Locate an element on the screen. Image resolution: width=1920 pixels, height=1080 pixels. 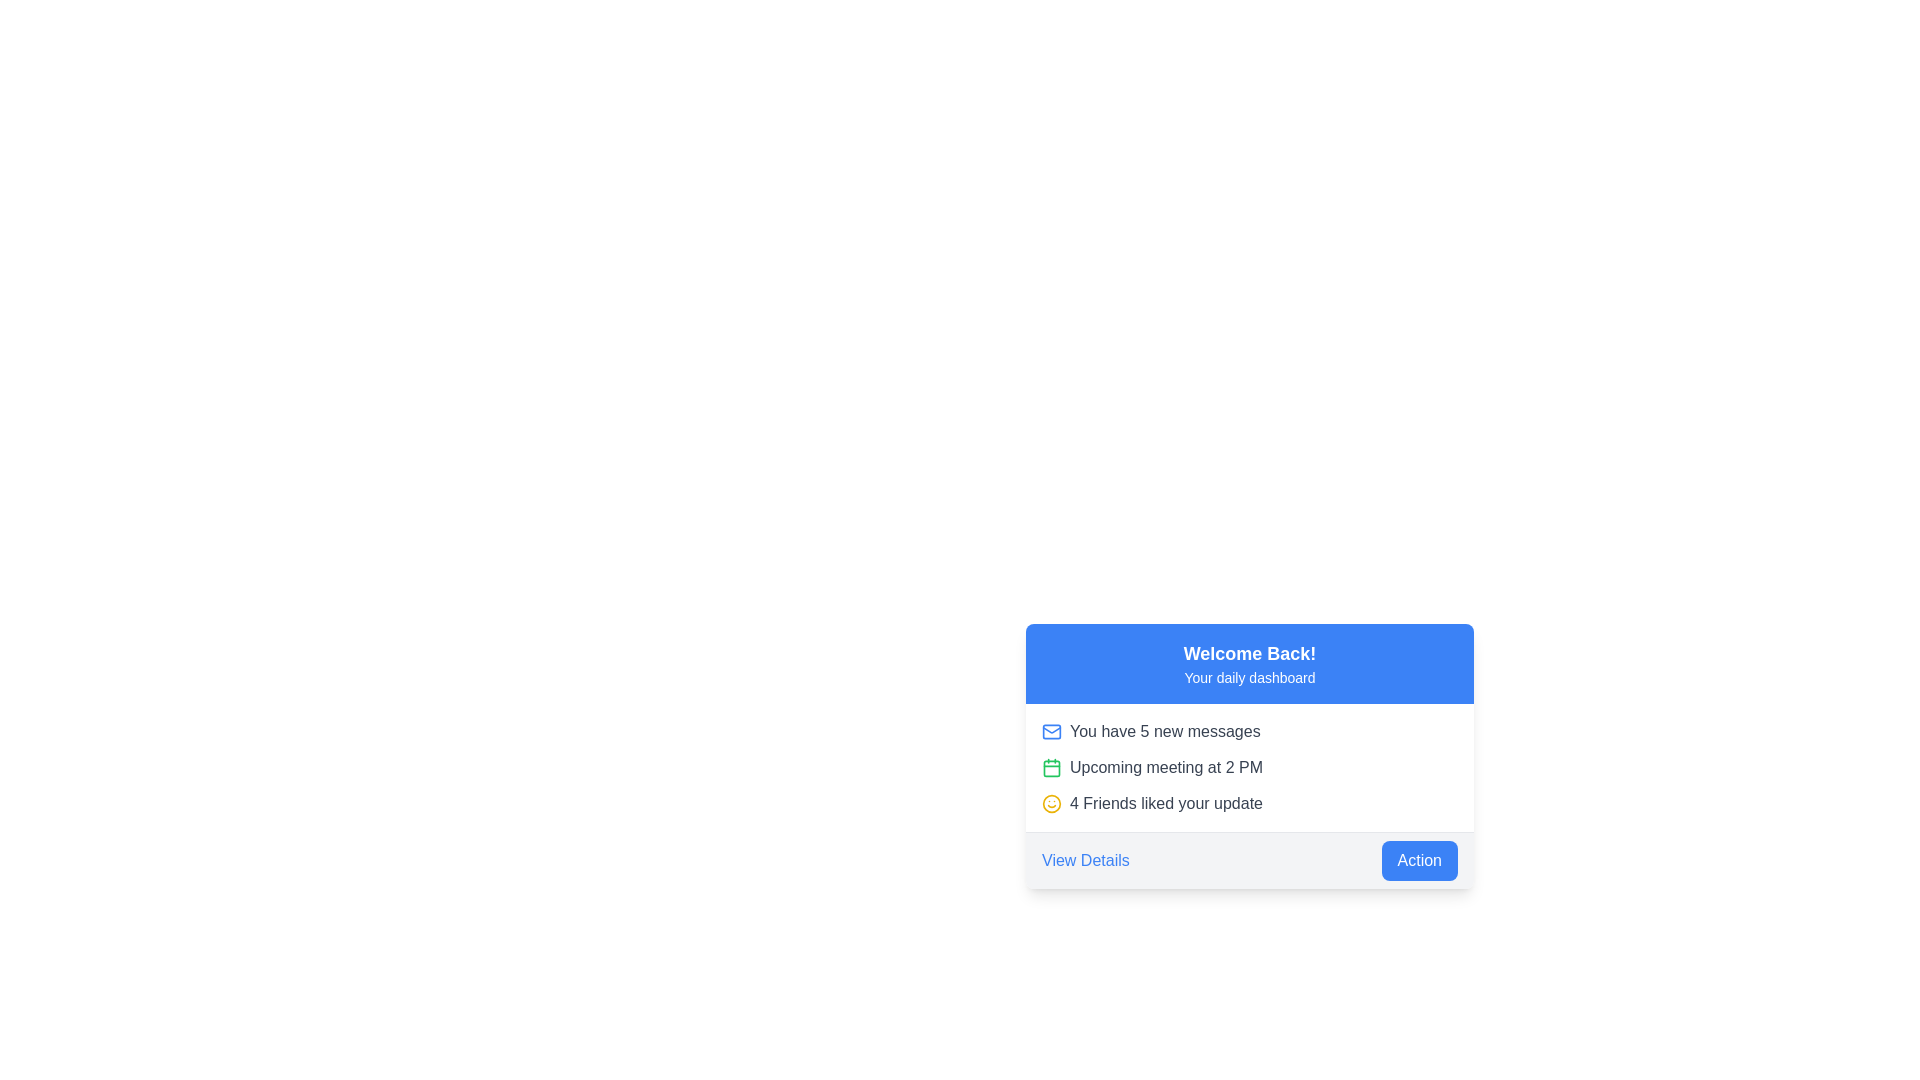
the text element that contains 'Upcoming meeting at 2 PM', which is the second line of text under the title 'Welcome Back!' and positioned to the right of a green calendar icon is located at coordinates (1166, 766).